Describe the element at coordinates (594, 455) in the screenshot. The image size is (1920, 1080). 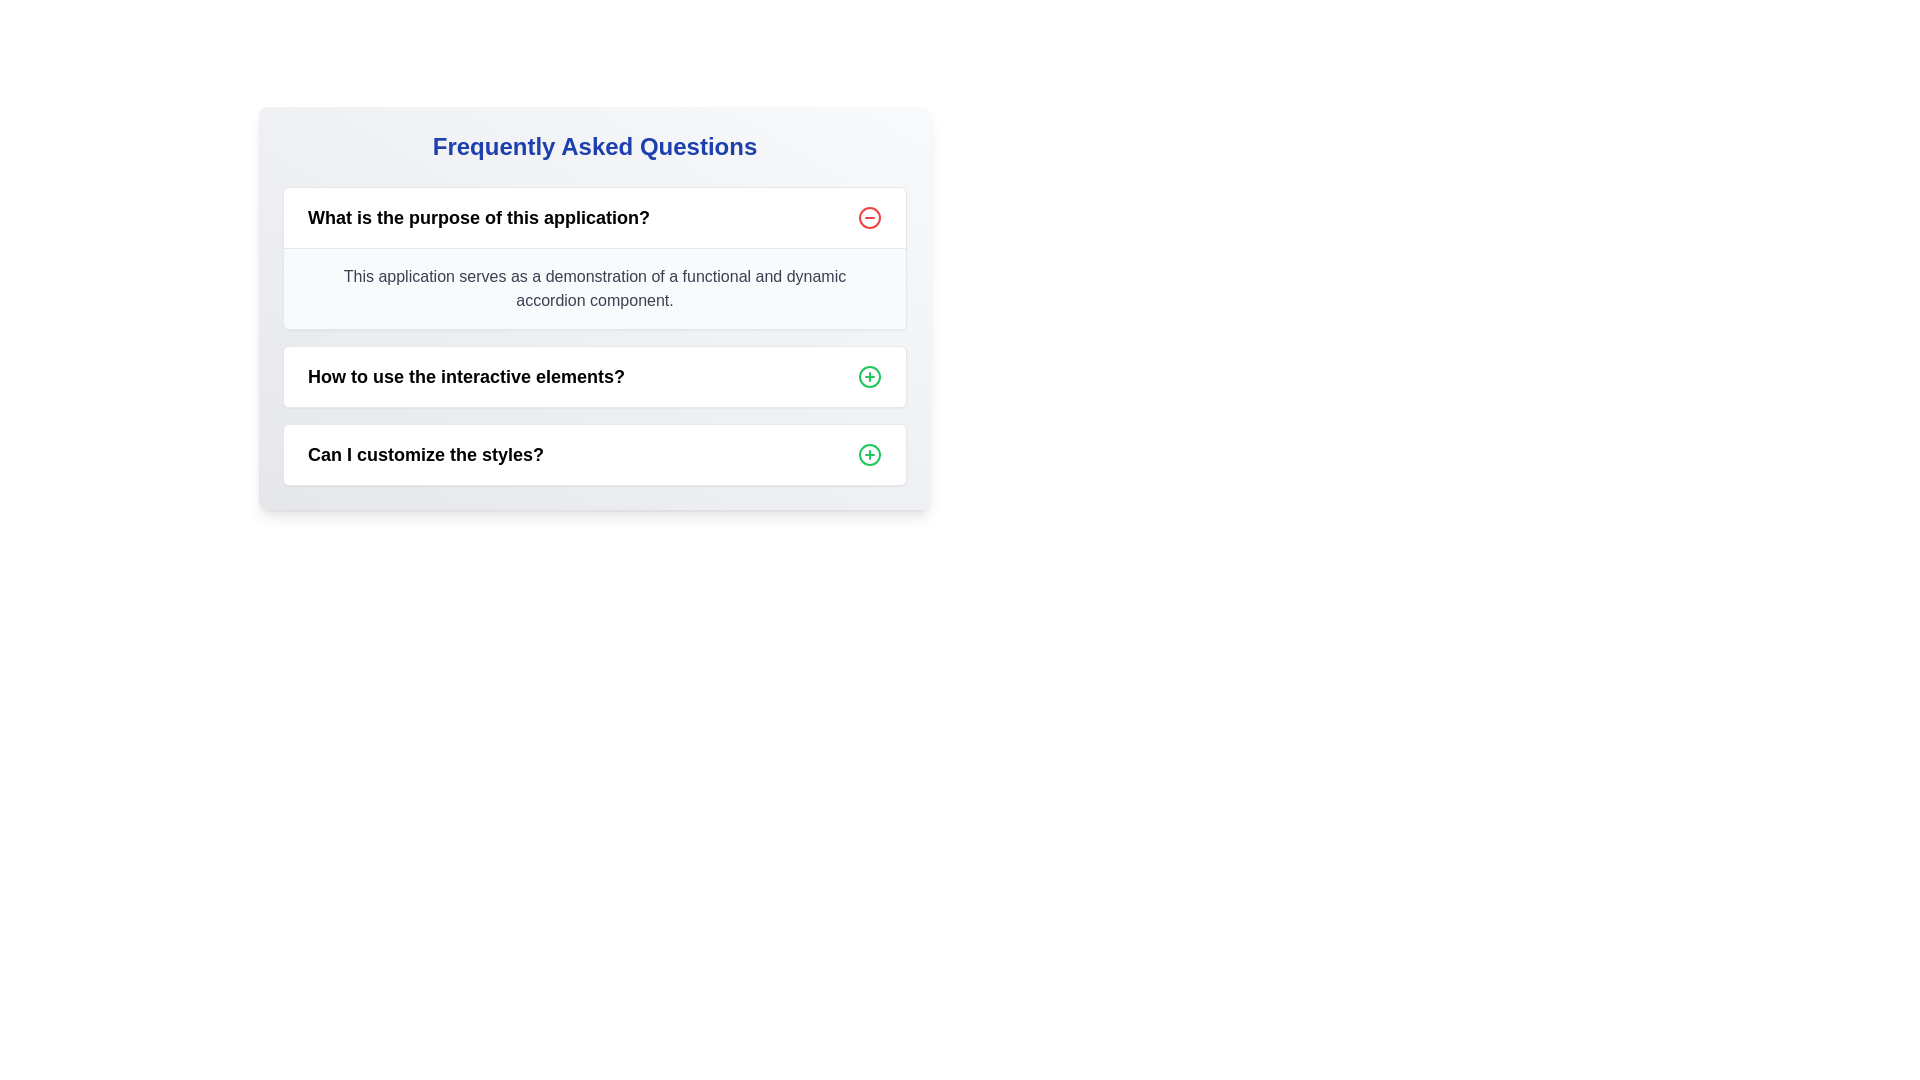
I see `the third Accordion toggle item labeled 'Can I customize the styles?'` at that location.